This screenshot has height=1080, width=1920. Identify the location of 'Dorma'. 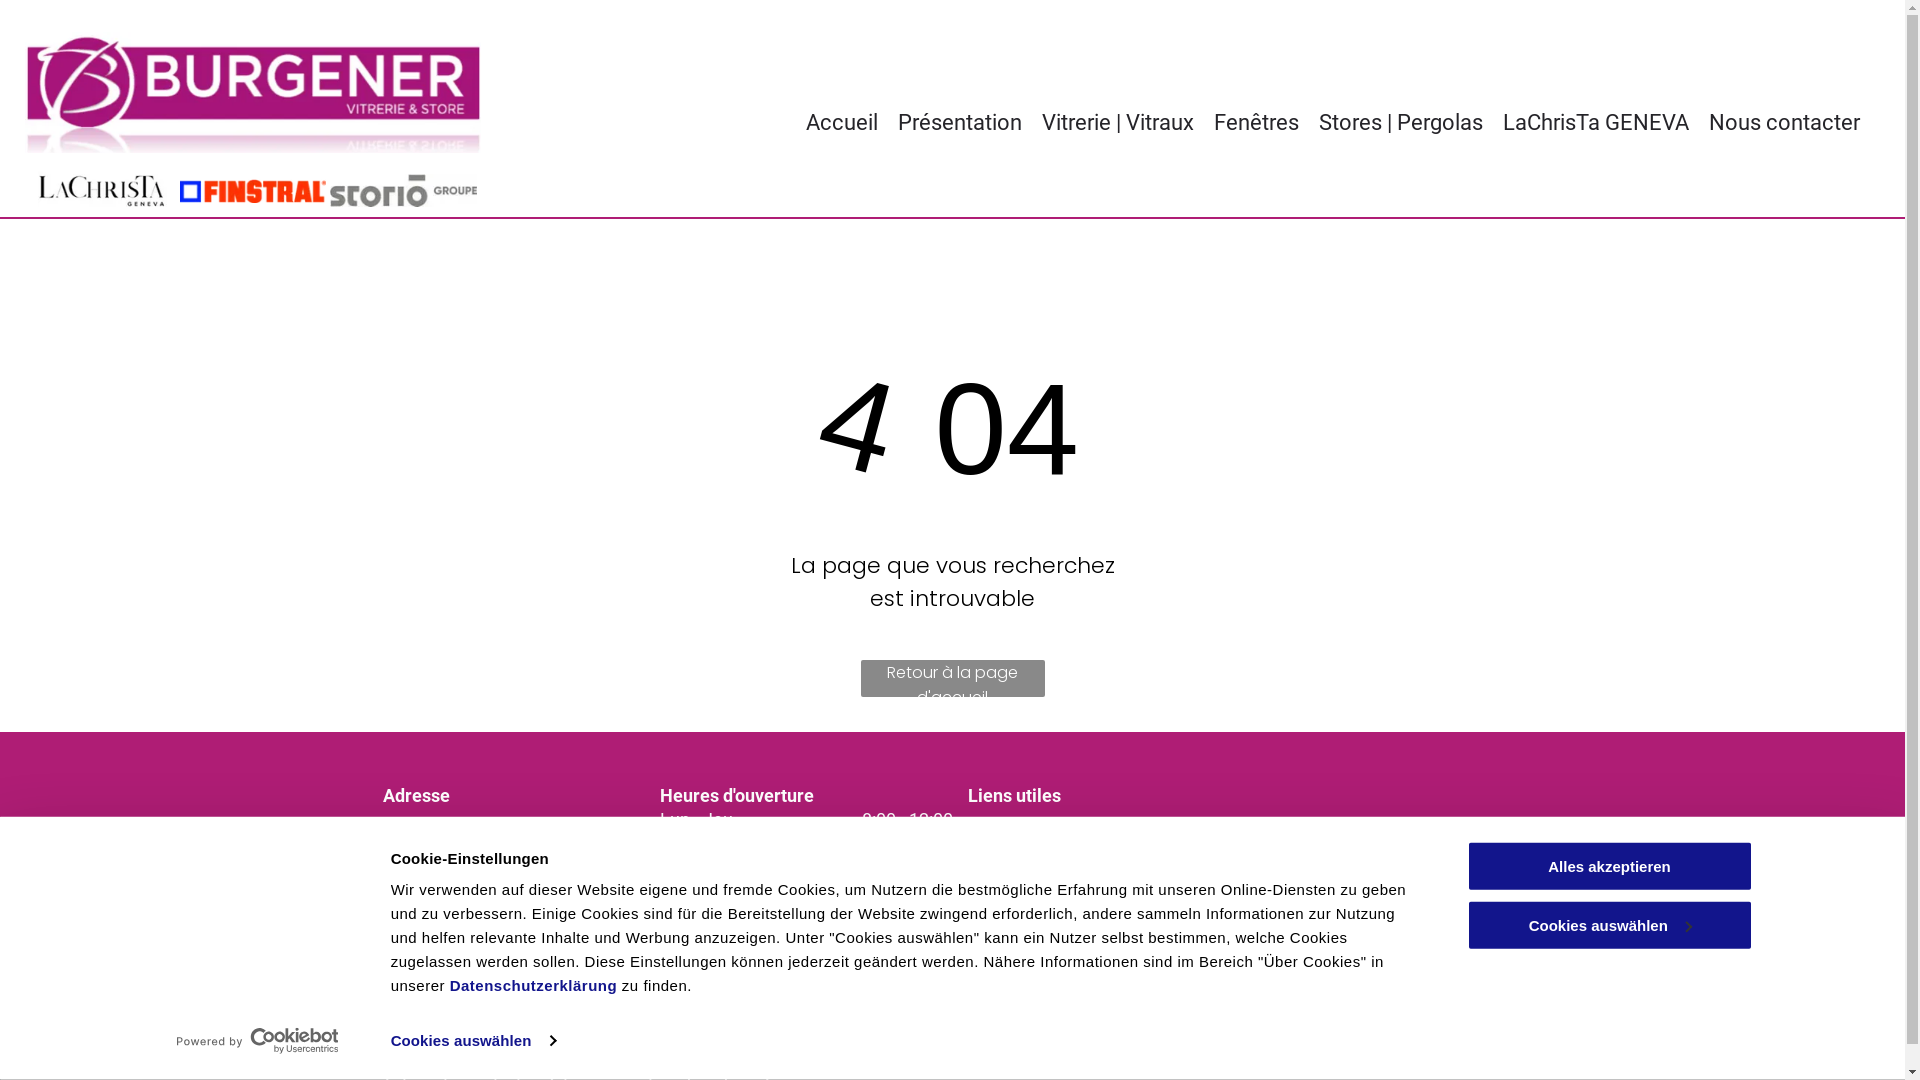
(1009, 855).